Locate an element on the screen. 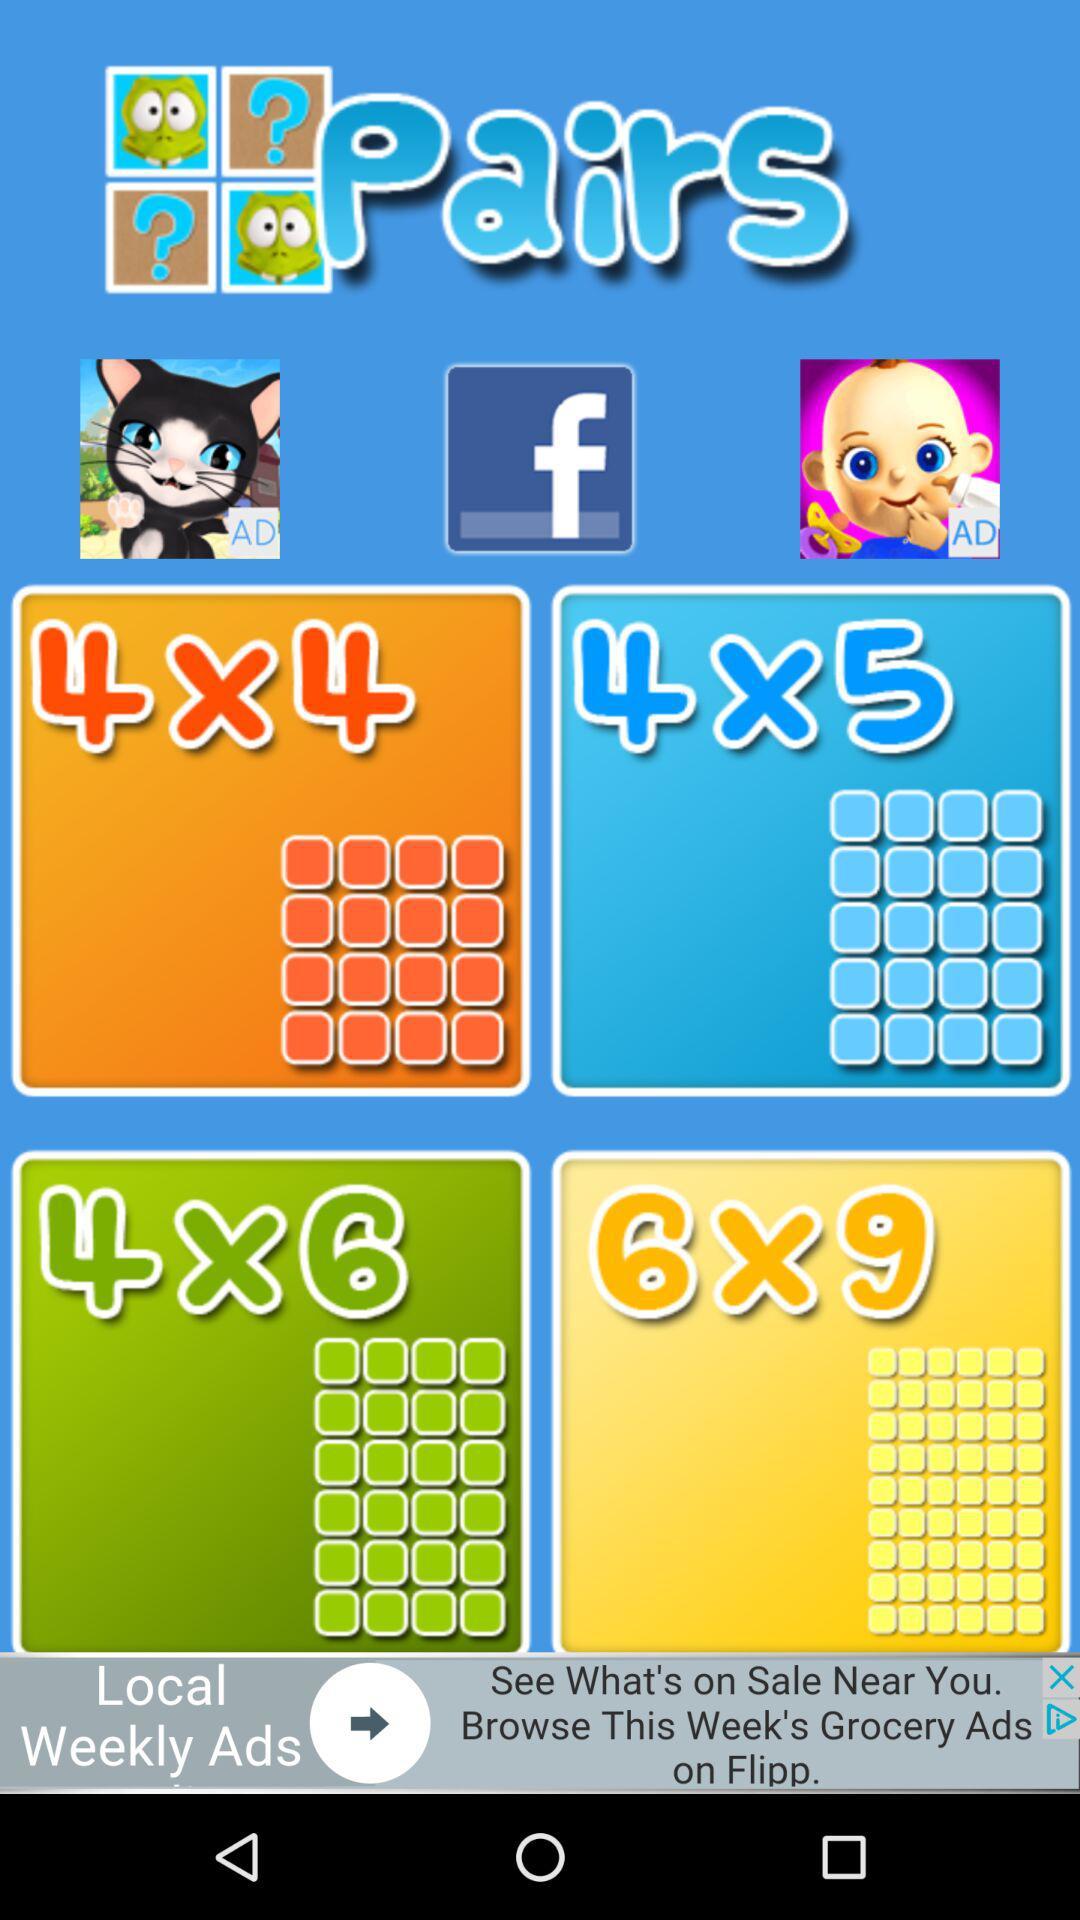 The width and height of the screenshot is (1080, 1920). game button is located at coordinates (180, 458).